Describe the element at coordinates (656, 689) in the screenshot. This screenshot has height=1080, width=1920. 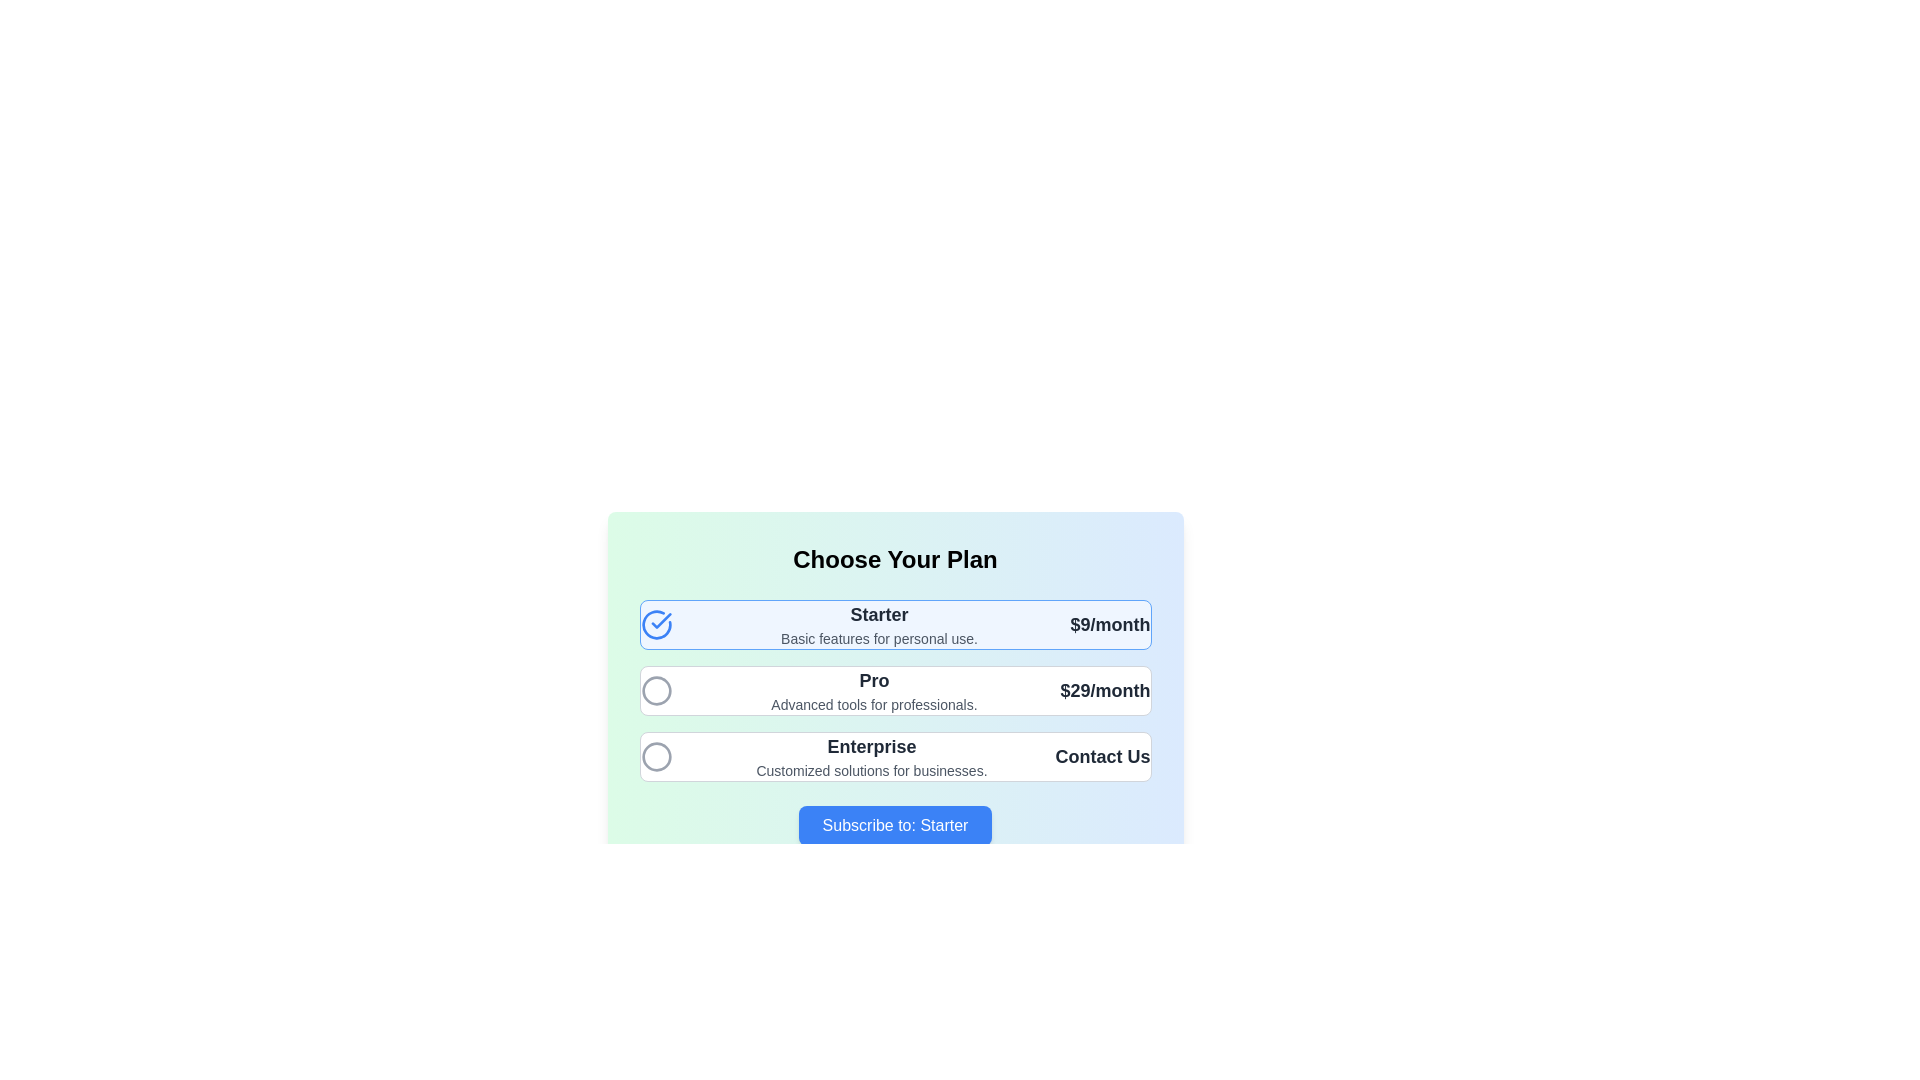
I see `the radio button` at that location.